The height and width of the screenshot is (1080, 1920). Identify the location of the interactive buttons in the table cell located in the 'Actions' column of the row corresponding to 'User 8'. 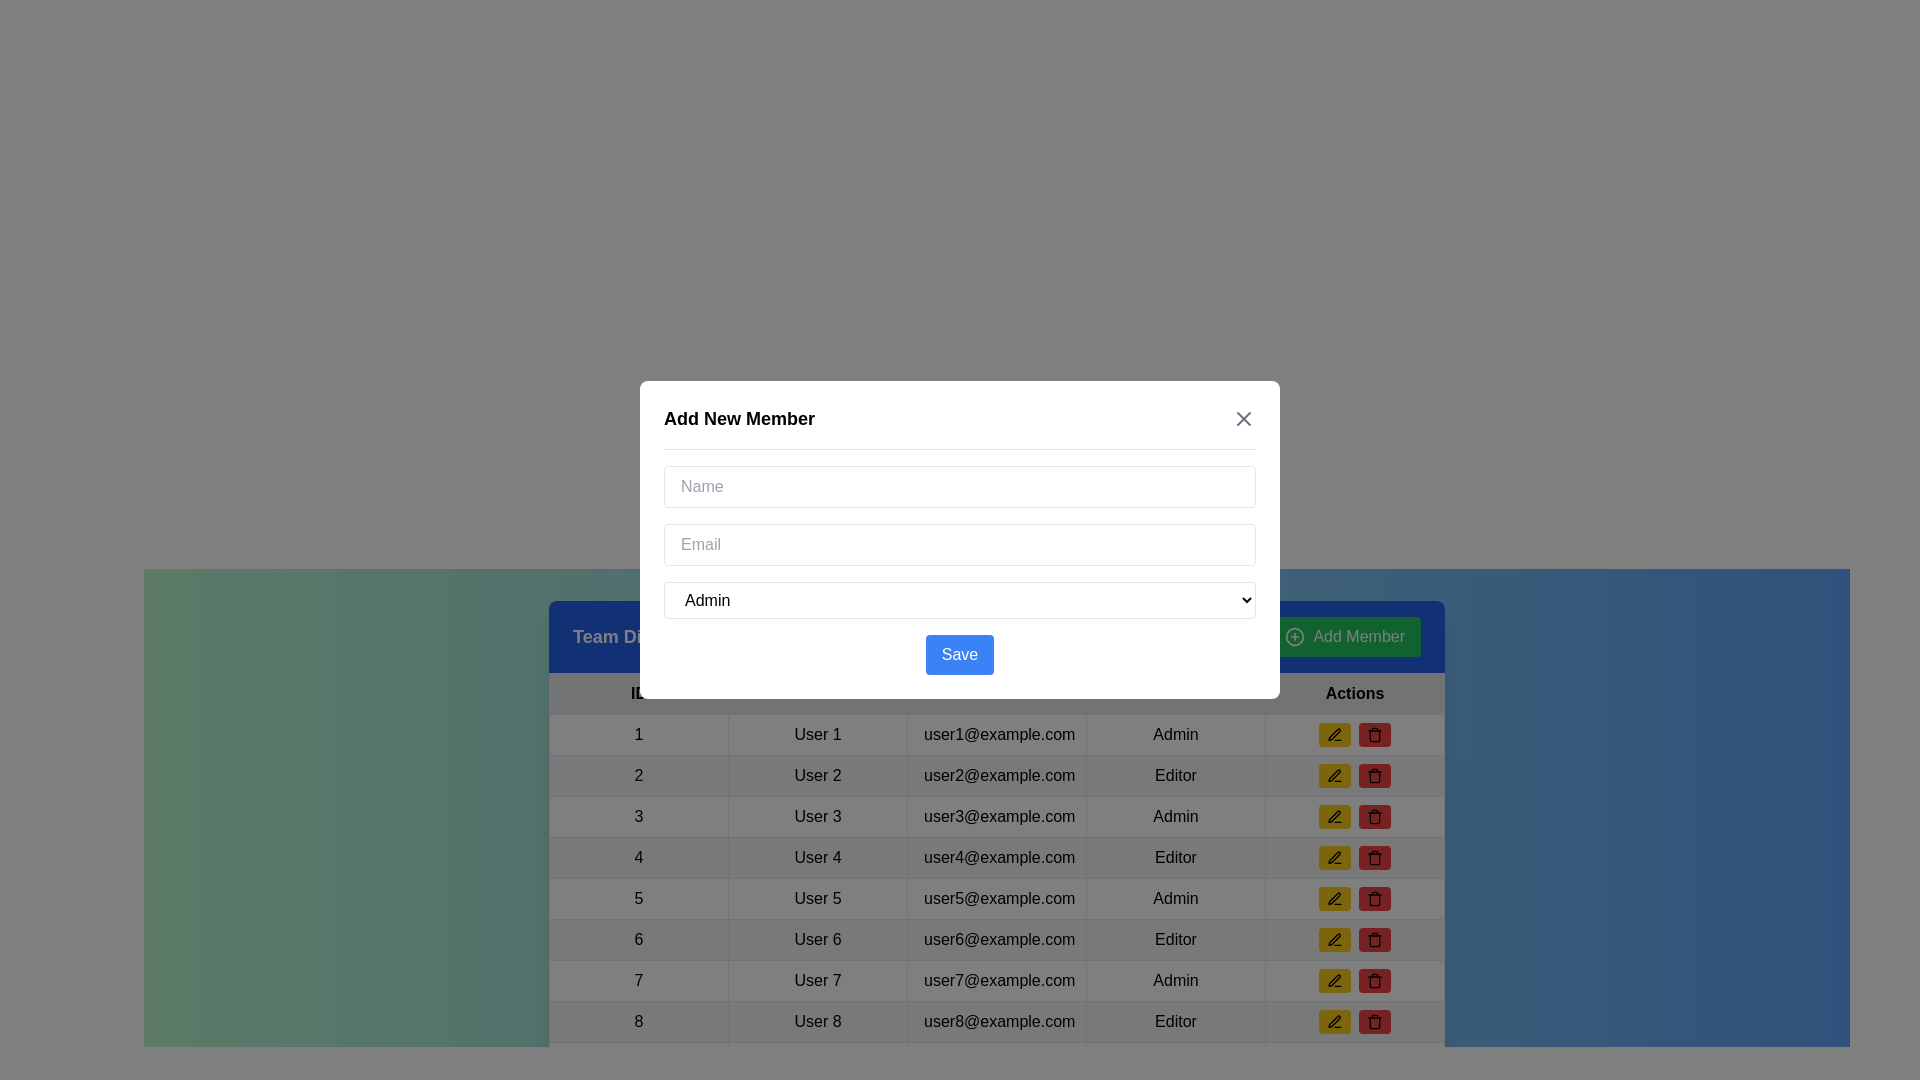
(1354, 1022).